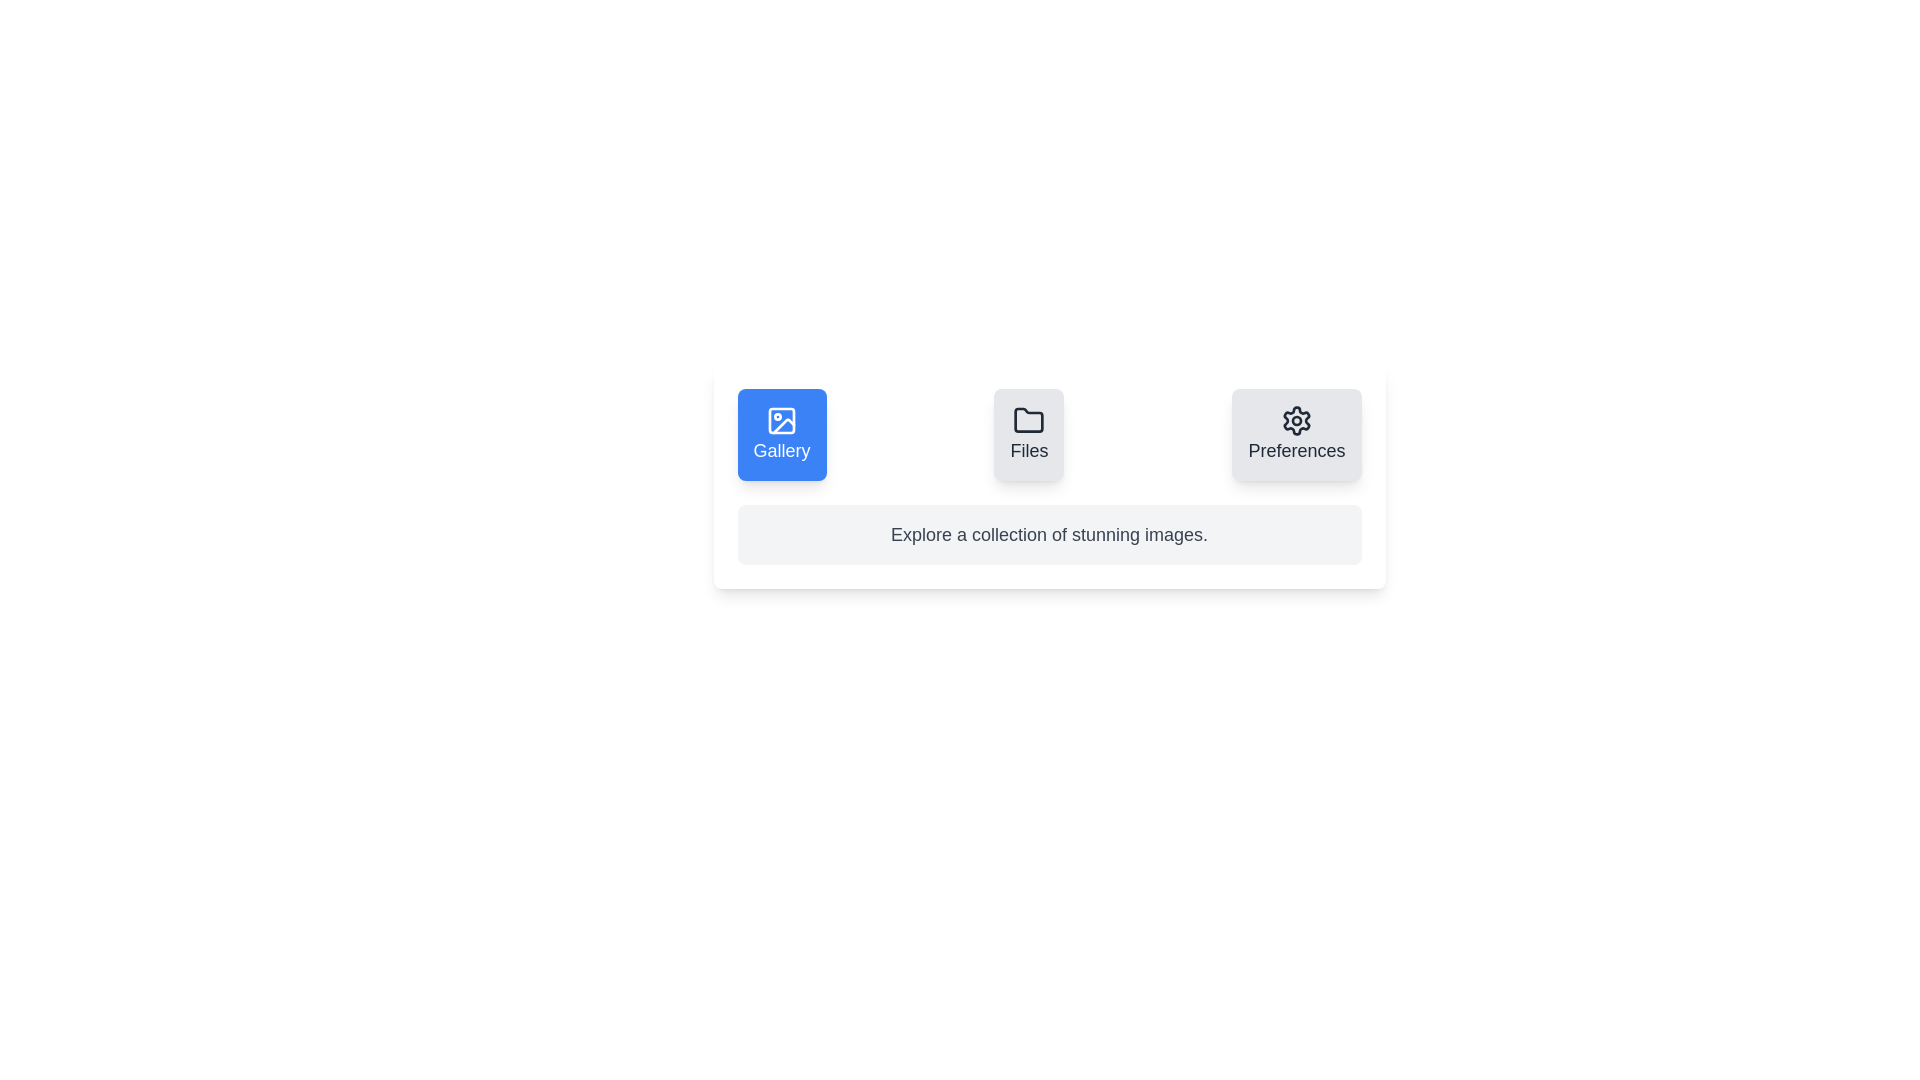 The height and width of the screenshot is (1080, 1920). Describe the element at coordinates (1028, 434) in the screenshot. I see `the Files tab` at that location.